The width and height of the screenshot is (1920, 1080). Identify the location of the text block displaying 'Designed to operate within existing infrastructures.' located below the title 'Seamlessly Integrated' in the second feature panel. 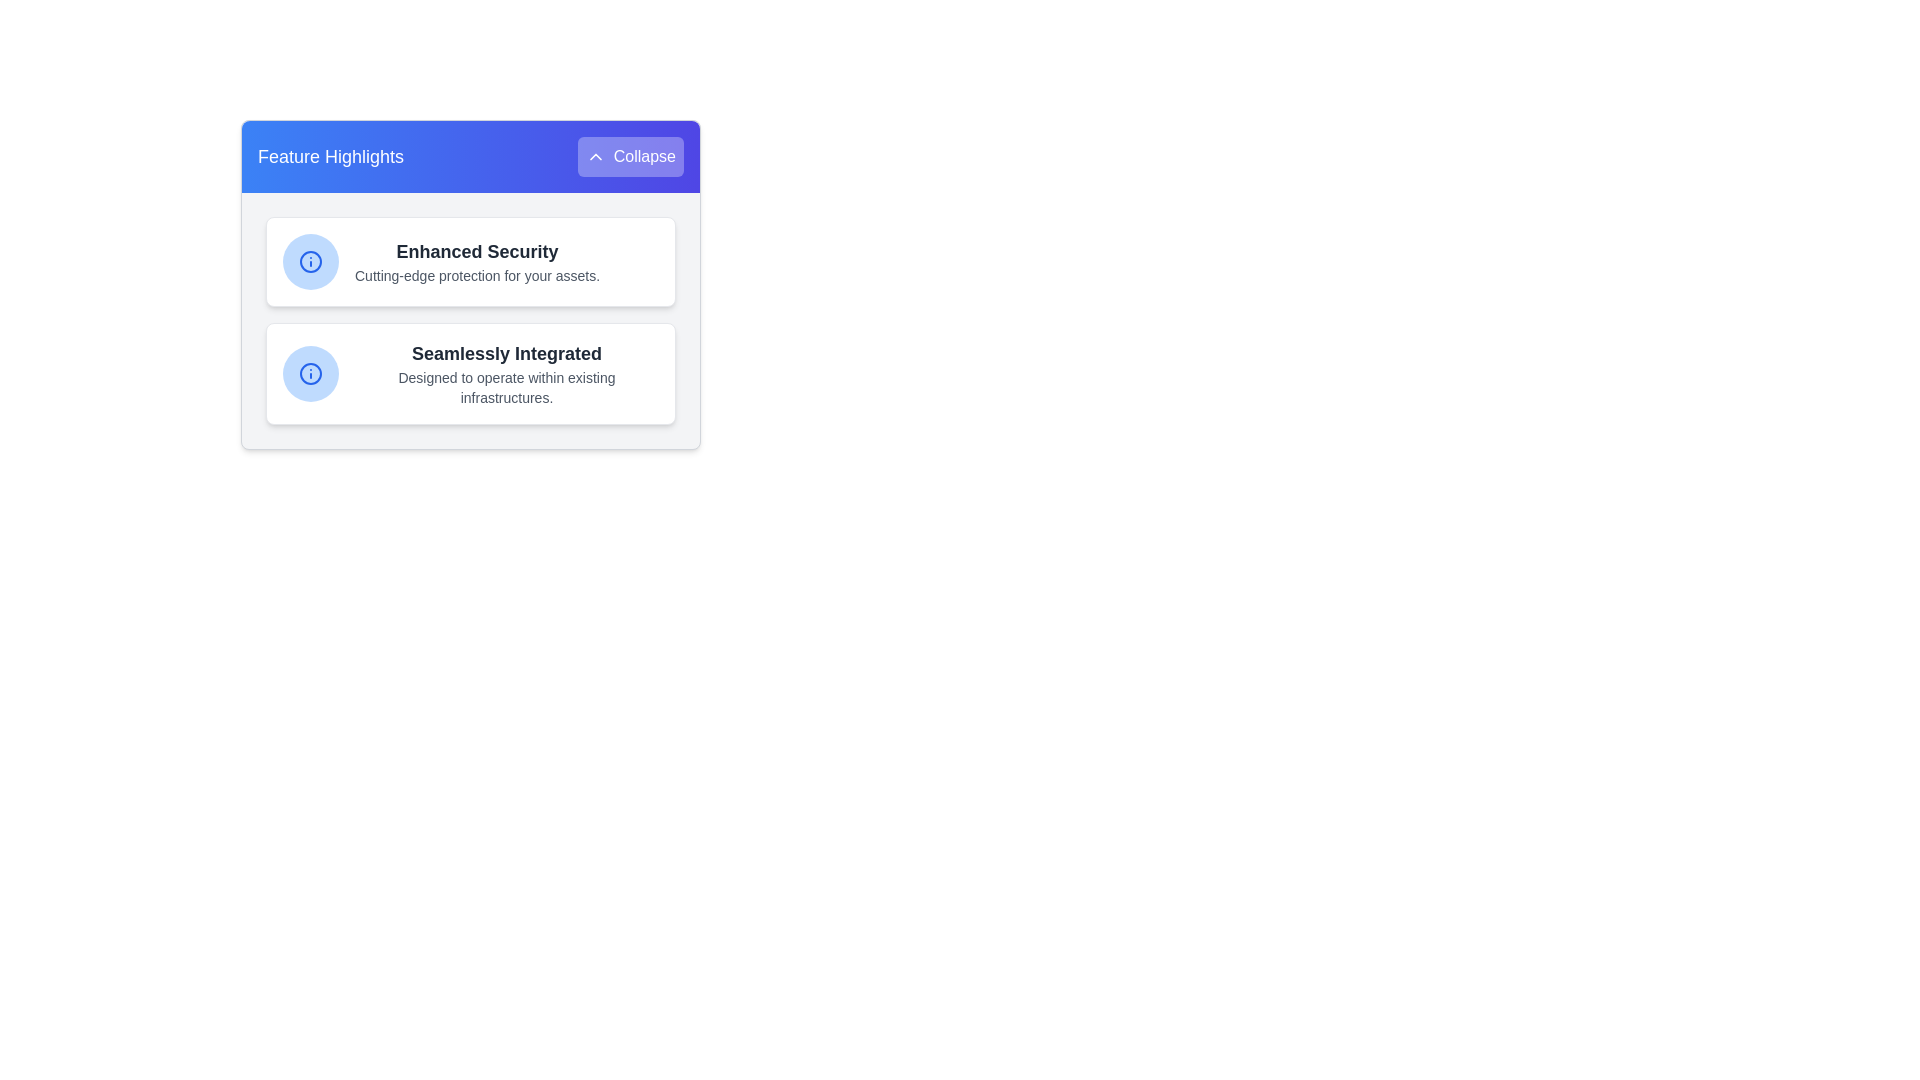
(507, 388).